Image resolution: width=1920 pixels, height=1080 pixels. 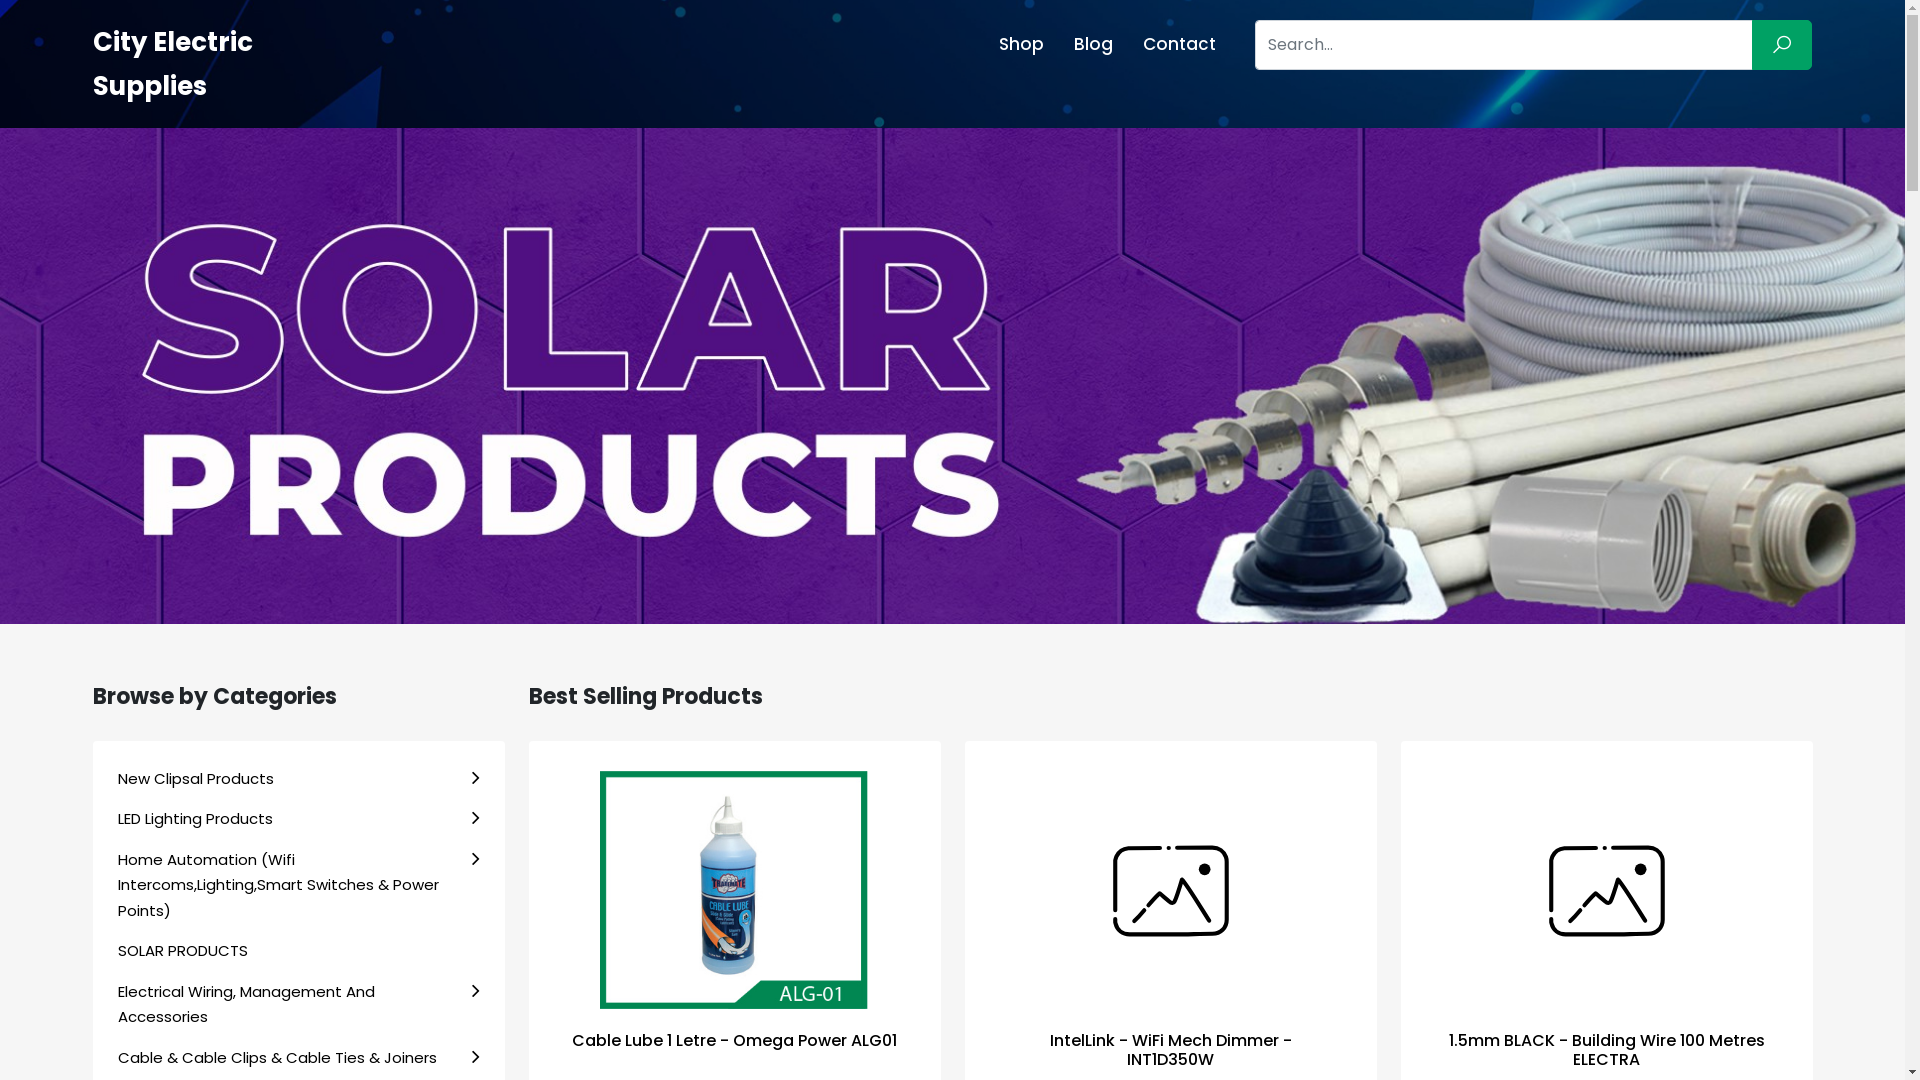 What do you see at coordinates (297, 818) in the screenshot?
I see `'LED Lighting Products'` at bounding box center [297, 818].